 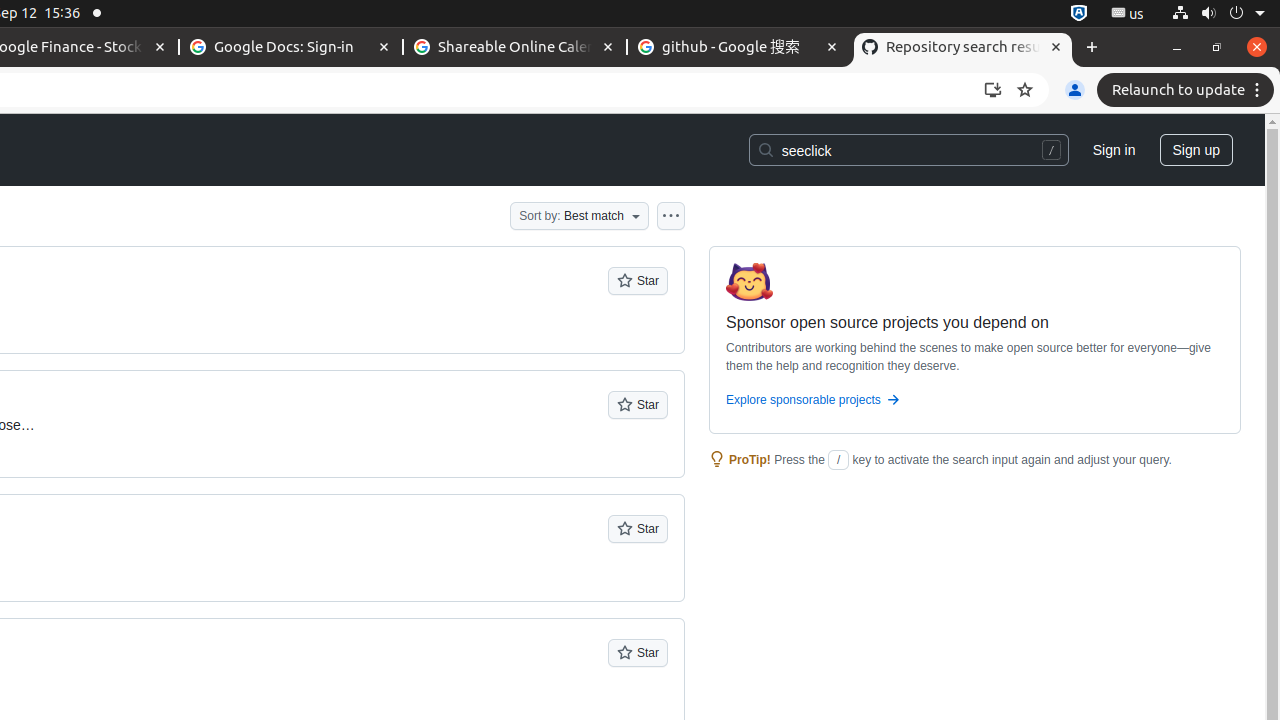 What do you see at coordinates (1073, 90) in the screenshot?
I see `'You'` at bounding box center [1073, 90].